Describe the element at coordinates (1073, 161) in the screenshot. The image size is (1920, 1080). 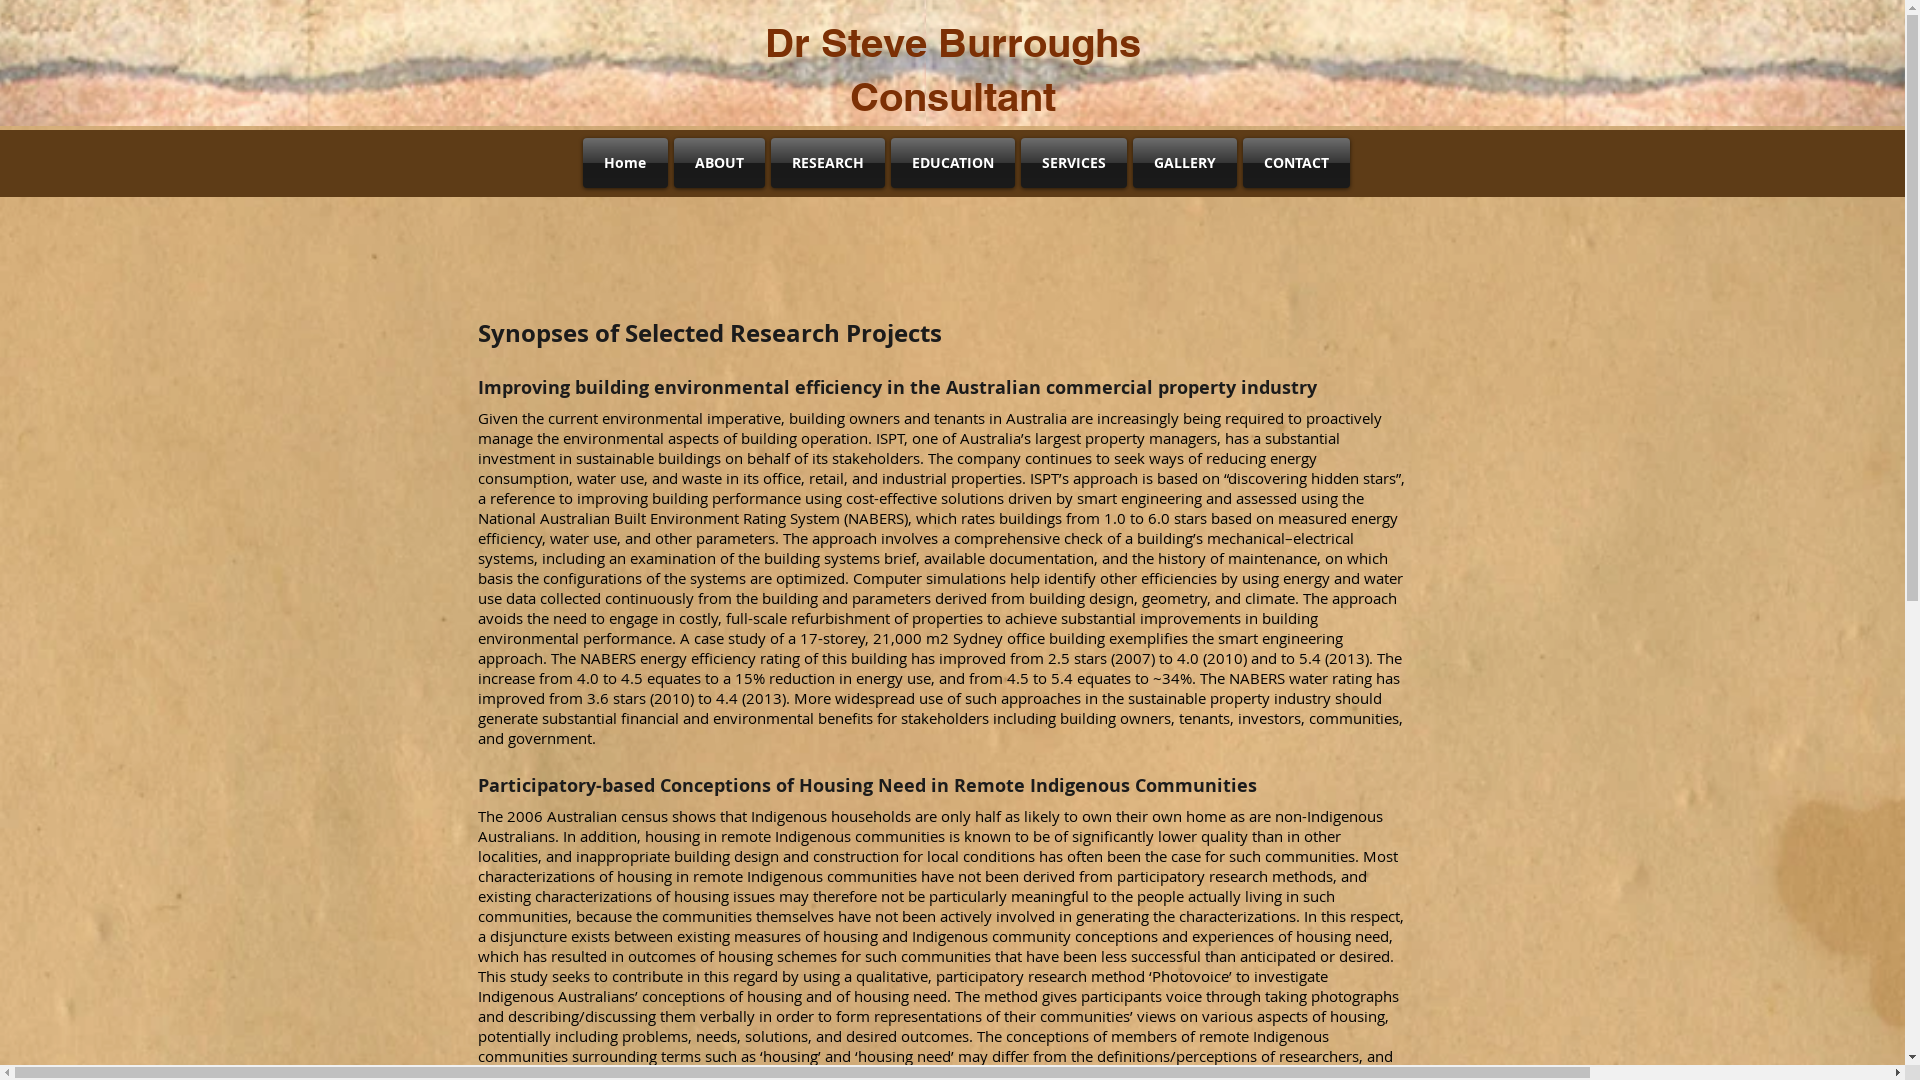
I see `'SERVICES'` at that location.